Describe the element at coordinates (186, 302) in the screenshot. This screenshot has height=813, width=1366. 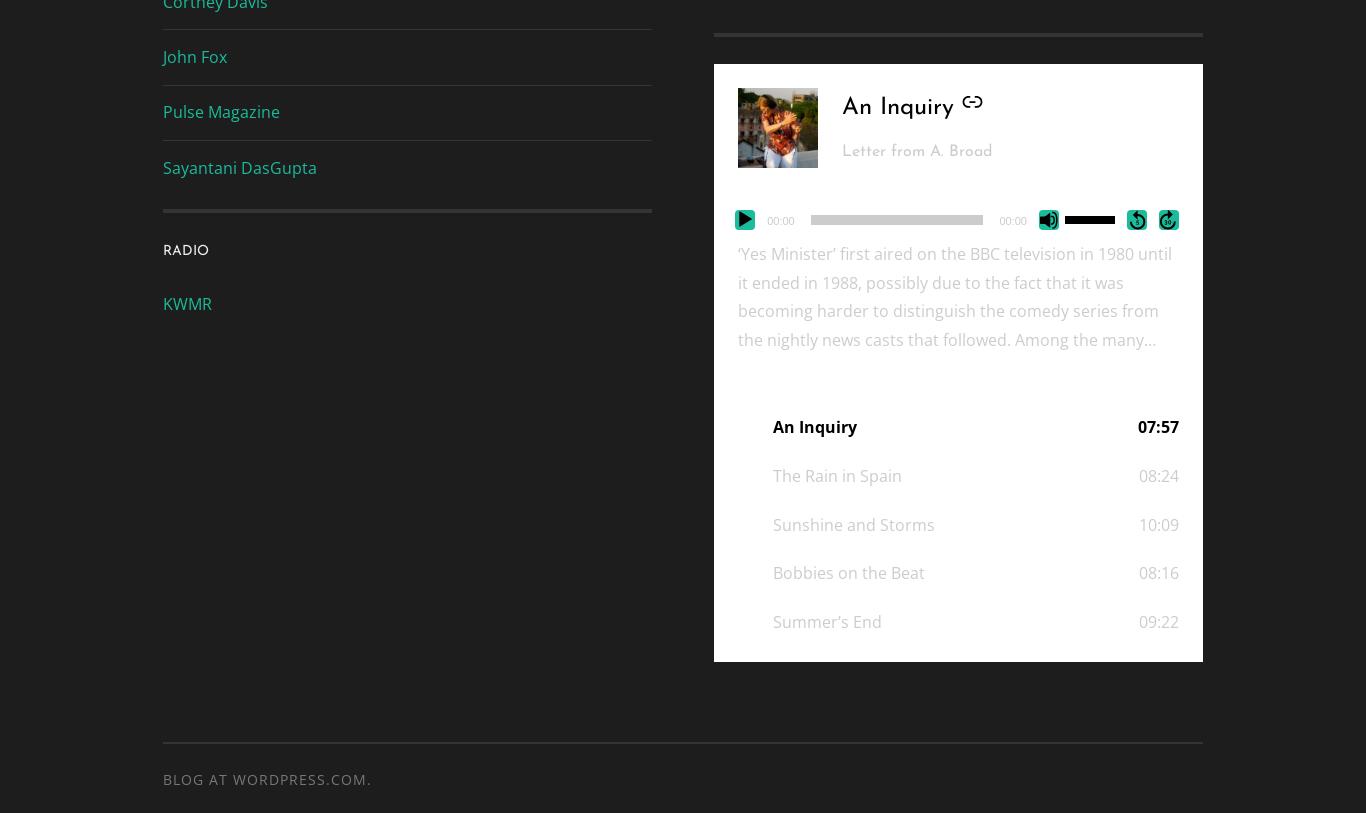
I see `'KWMR'` at that location.